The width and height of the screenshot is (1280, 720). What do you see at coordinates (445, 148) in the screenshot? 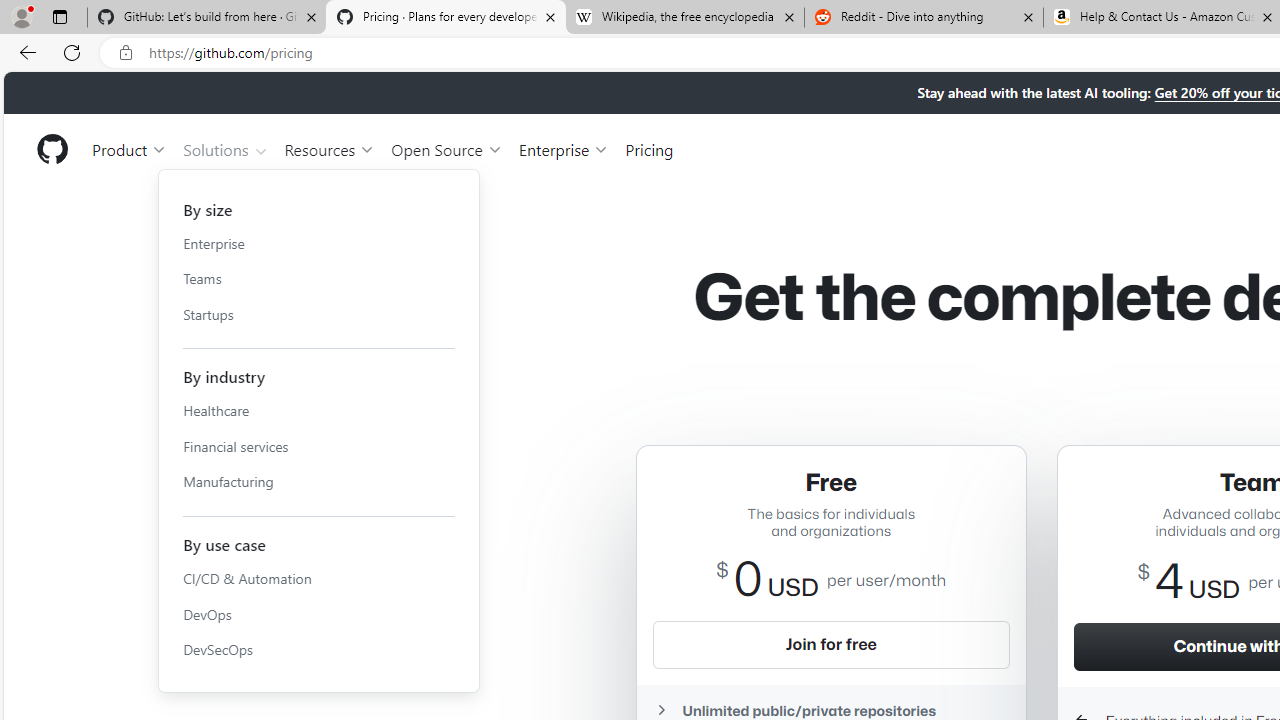
I see `'Open Source'` at bounding box center [445, 148].